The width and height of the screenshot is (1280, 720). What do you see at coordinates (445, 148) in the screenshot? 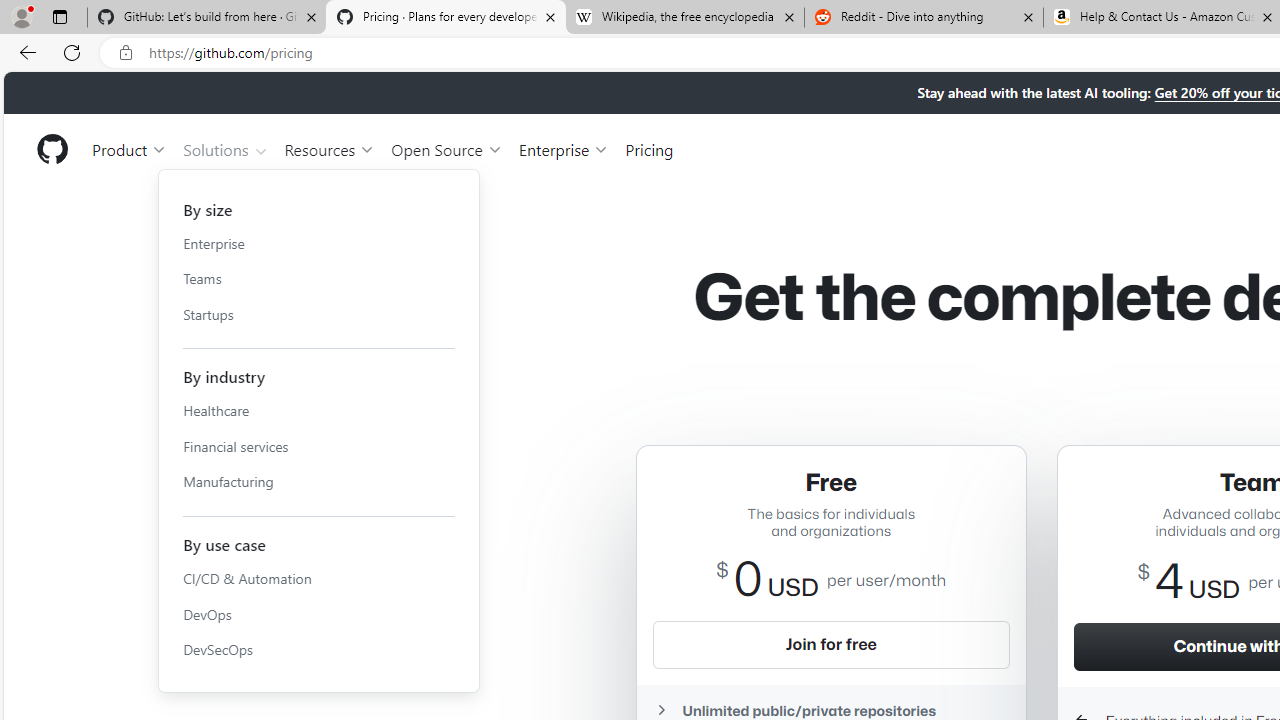
I see `'Open Source'` at bounding box center [445, 148].